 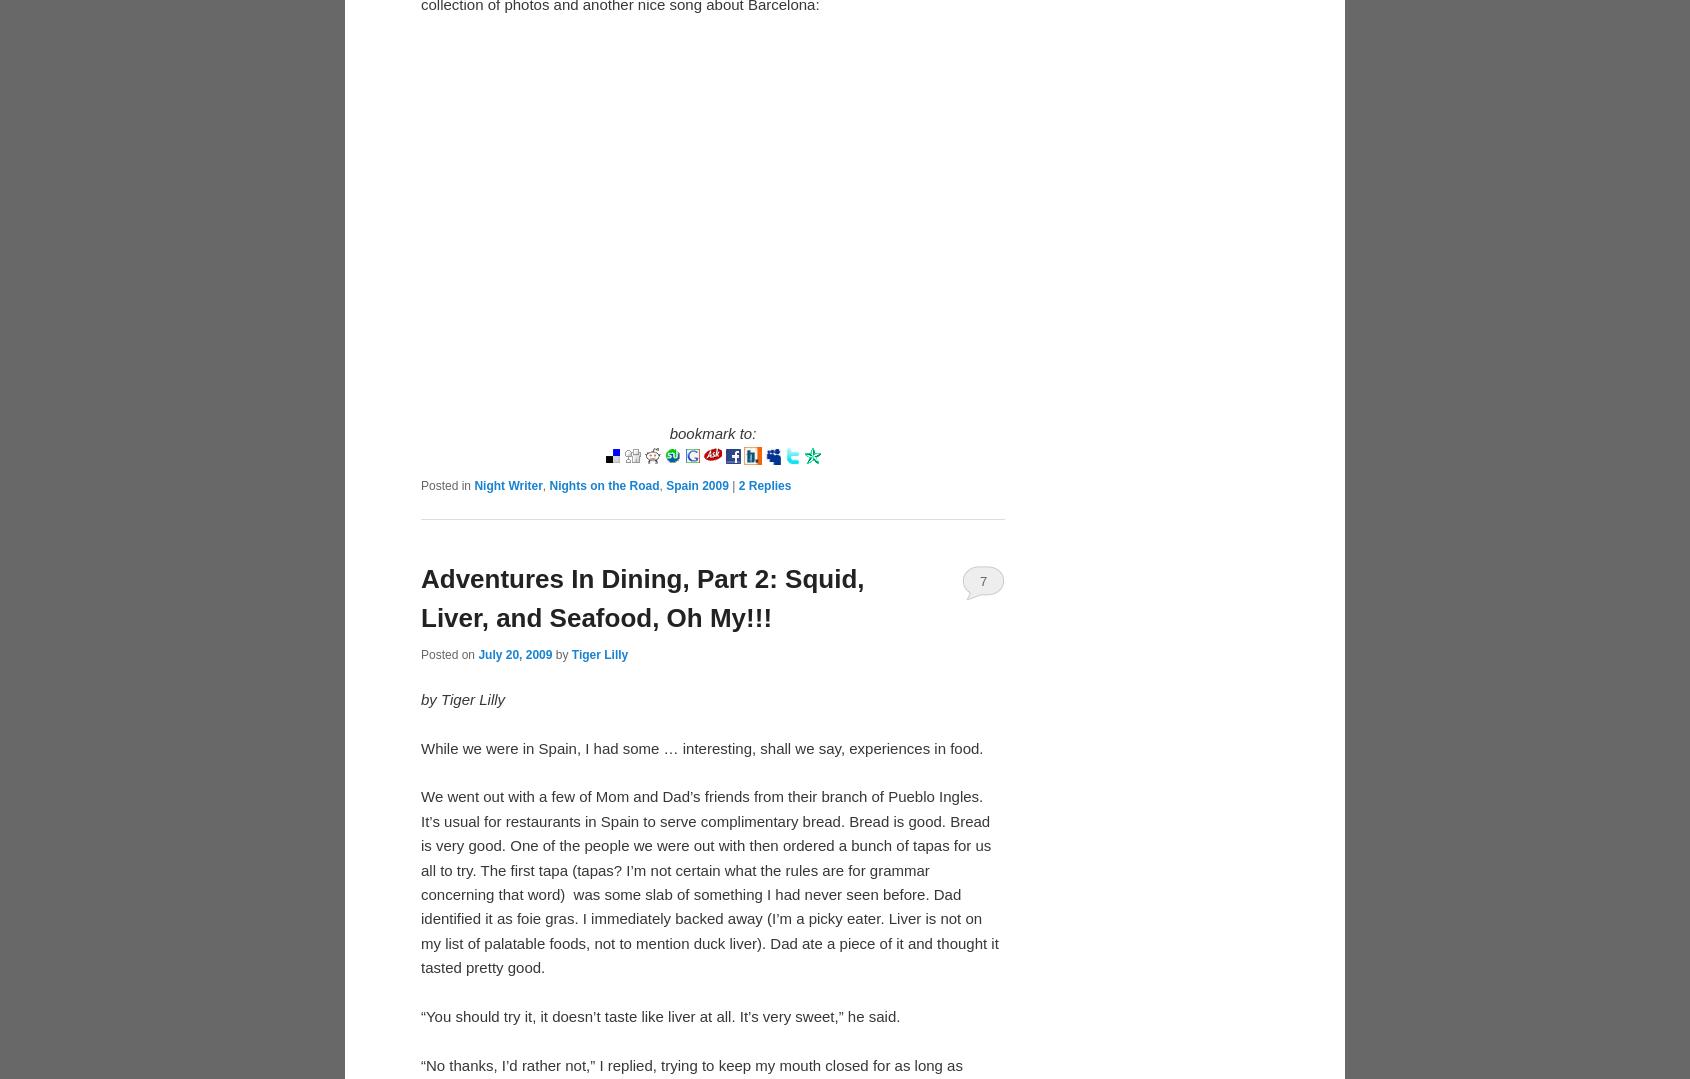 What do you see at coordinates (463, 698) in the screenshot?
I see `'by Tiger Lilly'` at bounding box center [463, 698].